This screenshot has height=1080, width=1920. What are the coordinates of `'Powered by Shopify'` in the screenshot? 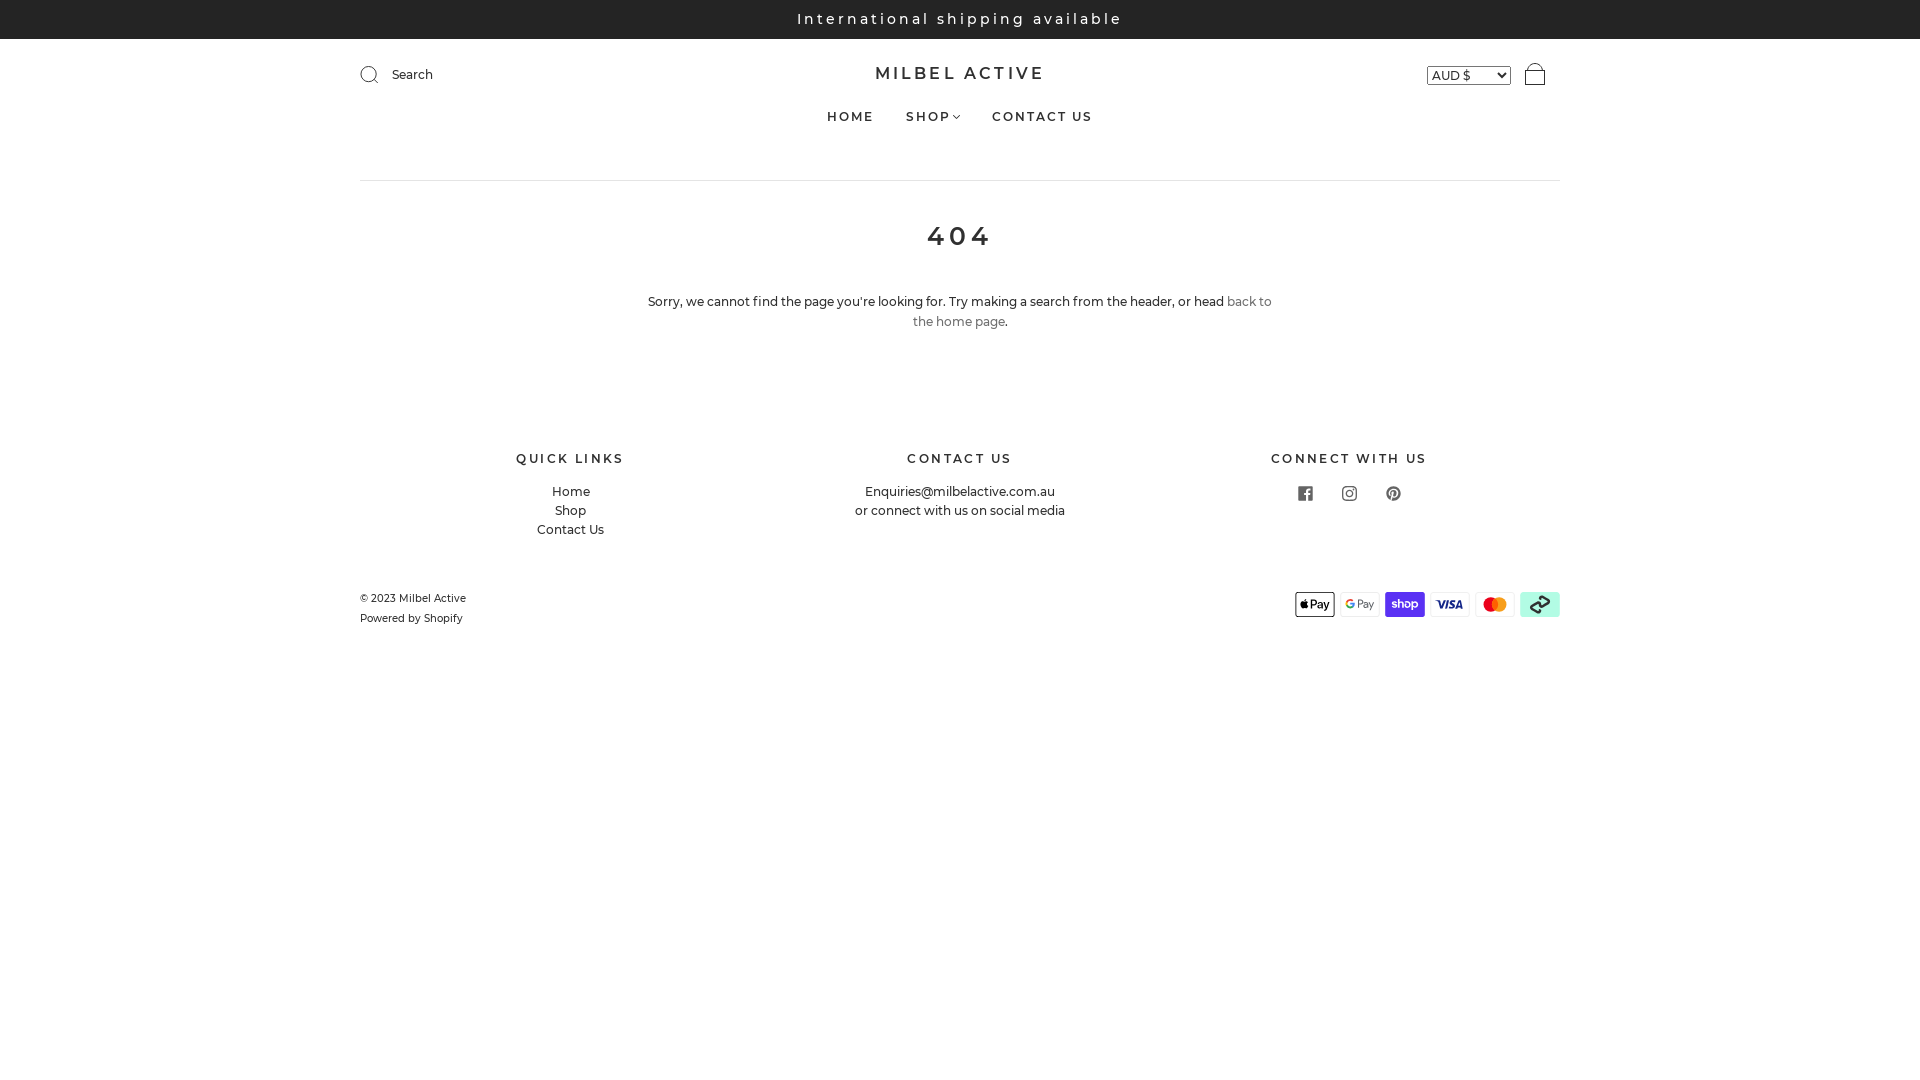 It's located at (360, 617).